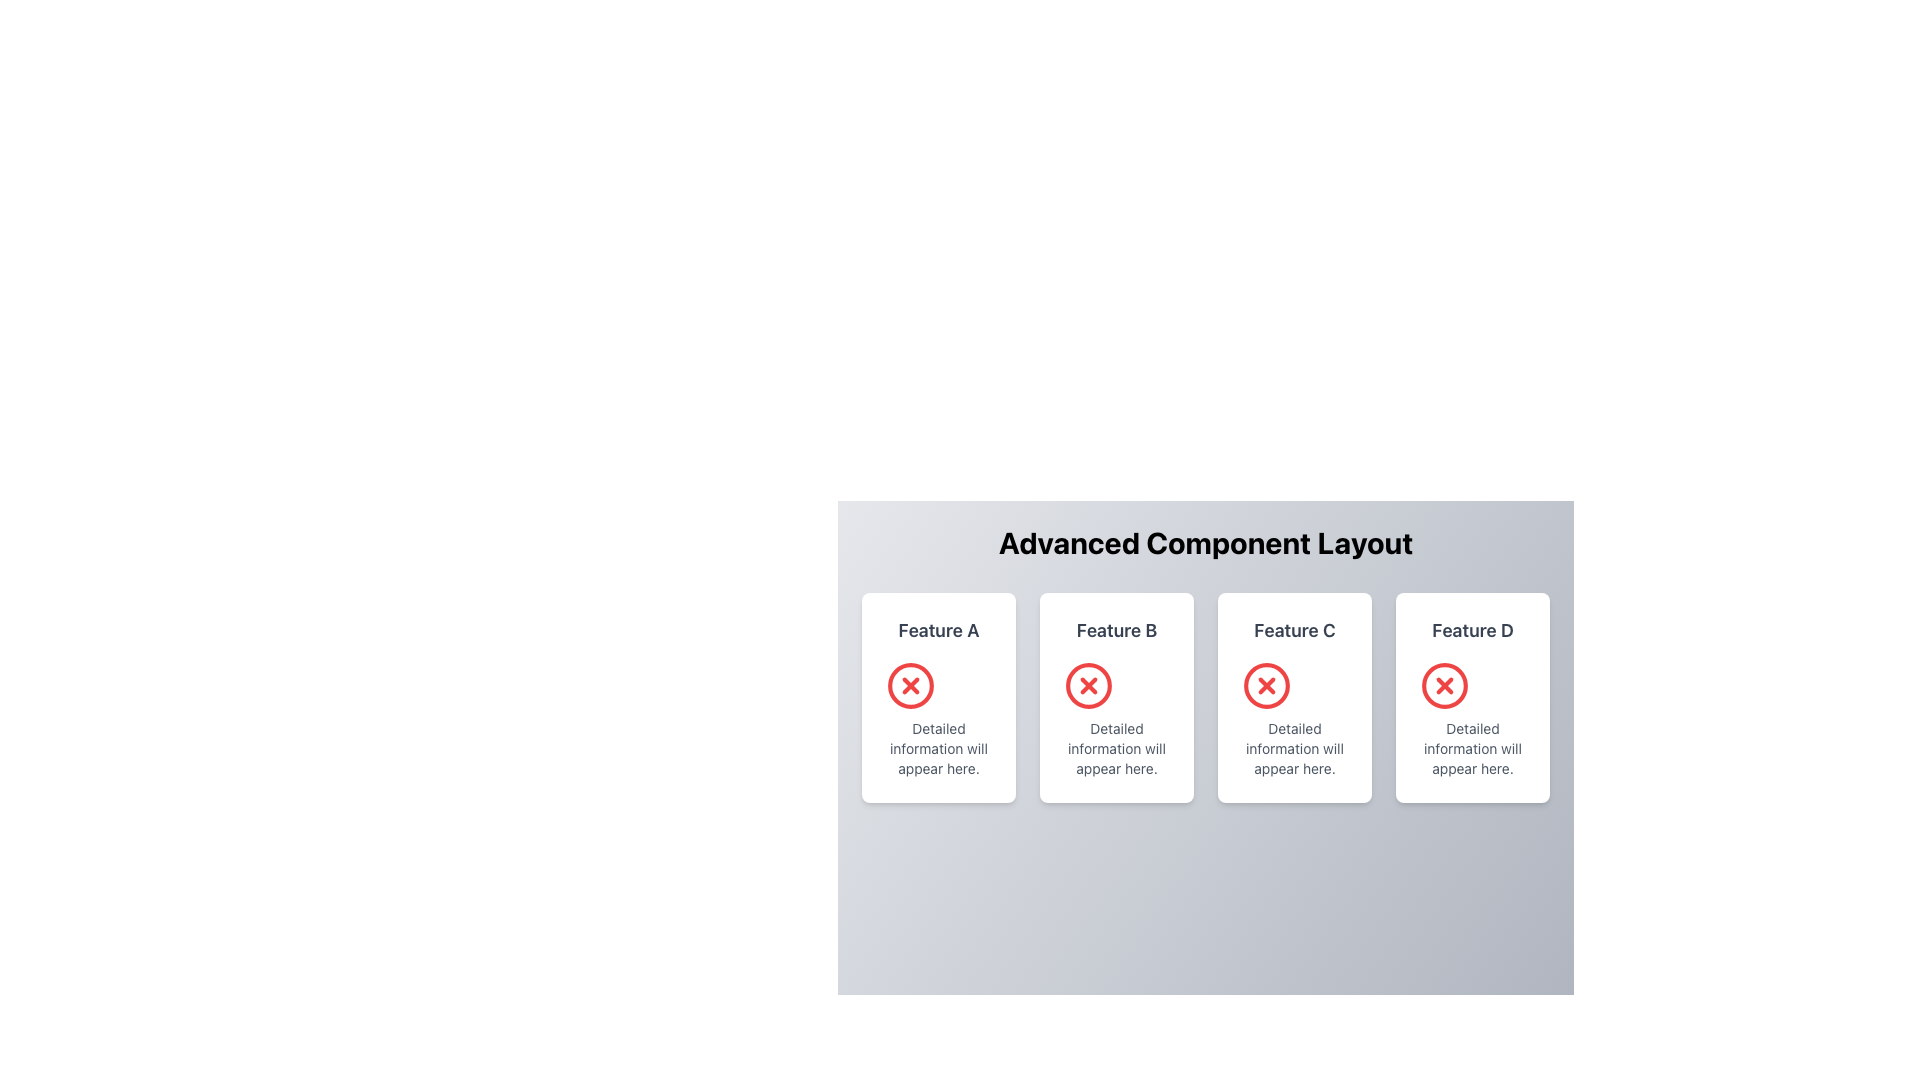 The height and width of the screenshot is (1080, 1920). What do you see at coordinates (1266, 685) in the screenshot?
I see `the error or dismissal indicator icon located in the 'Feature C' section, positioned between the title 'Feature C' and the descriptive text 'Detailed information will appear here.'` at bounding box center [1266, 685].